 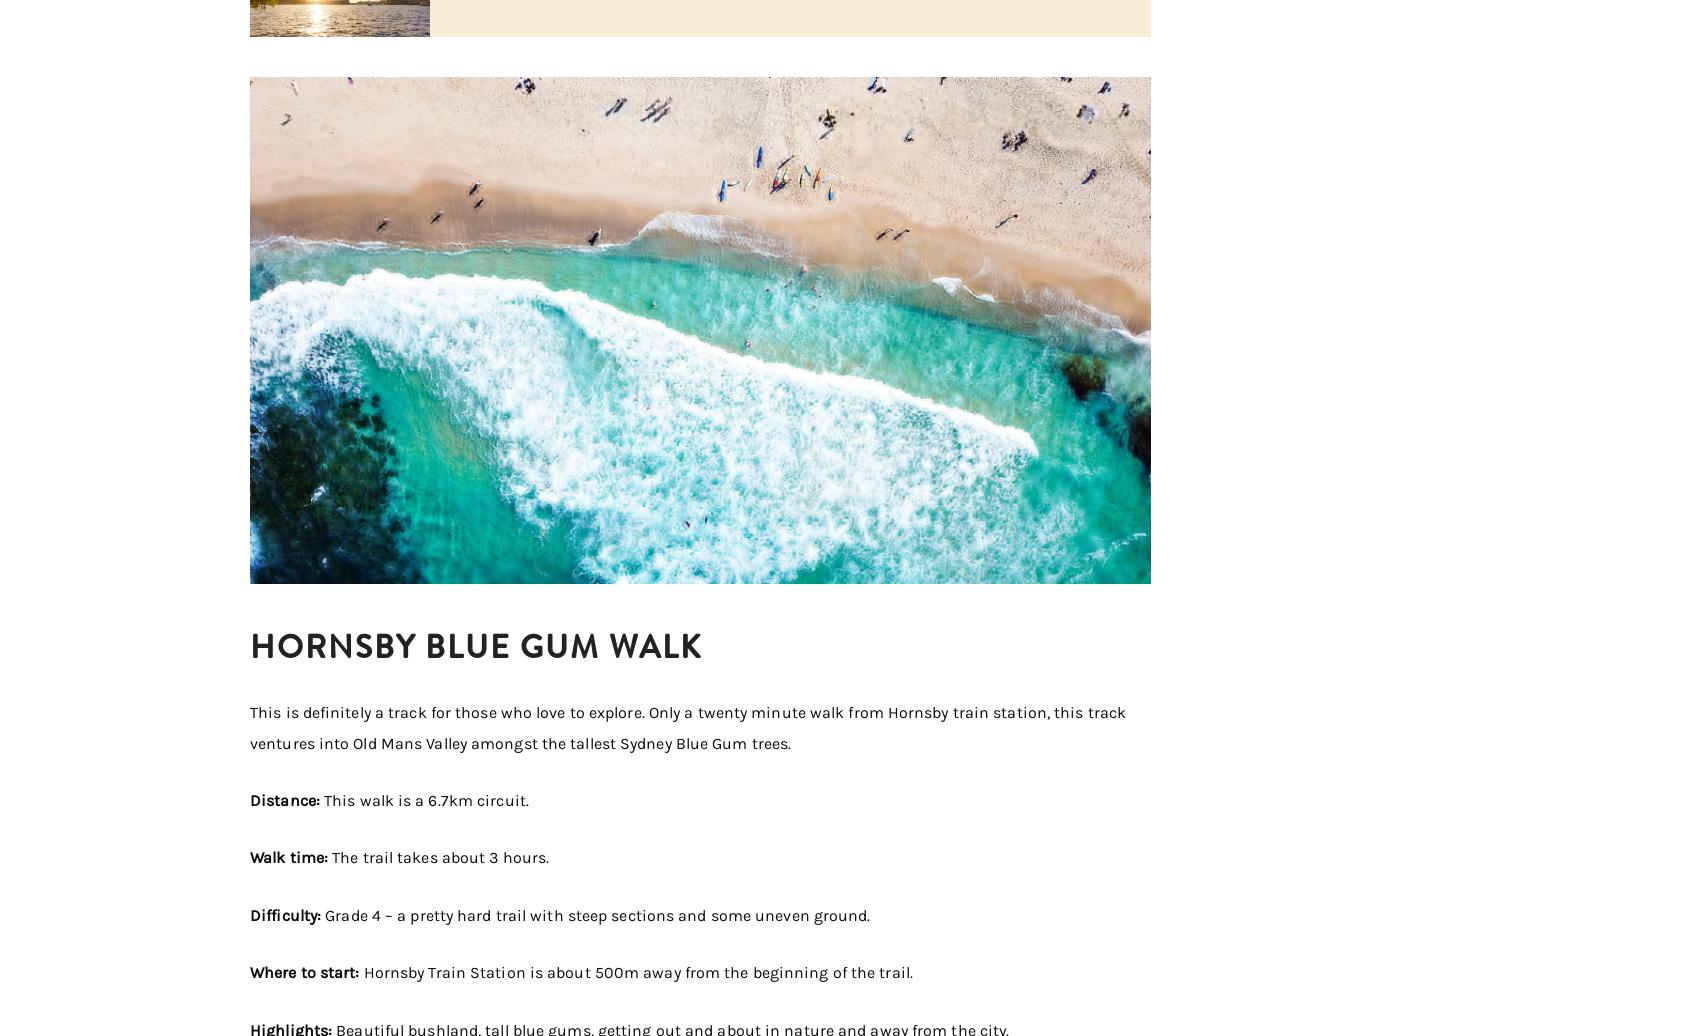 What do you see at coordinates (594, 914) in the screenshot?
I see `'Grade 4 – a pretty hard trail with steep sections and some uneven ground.'` at bounding box center [594, 914].